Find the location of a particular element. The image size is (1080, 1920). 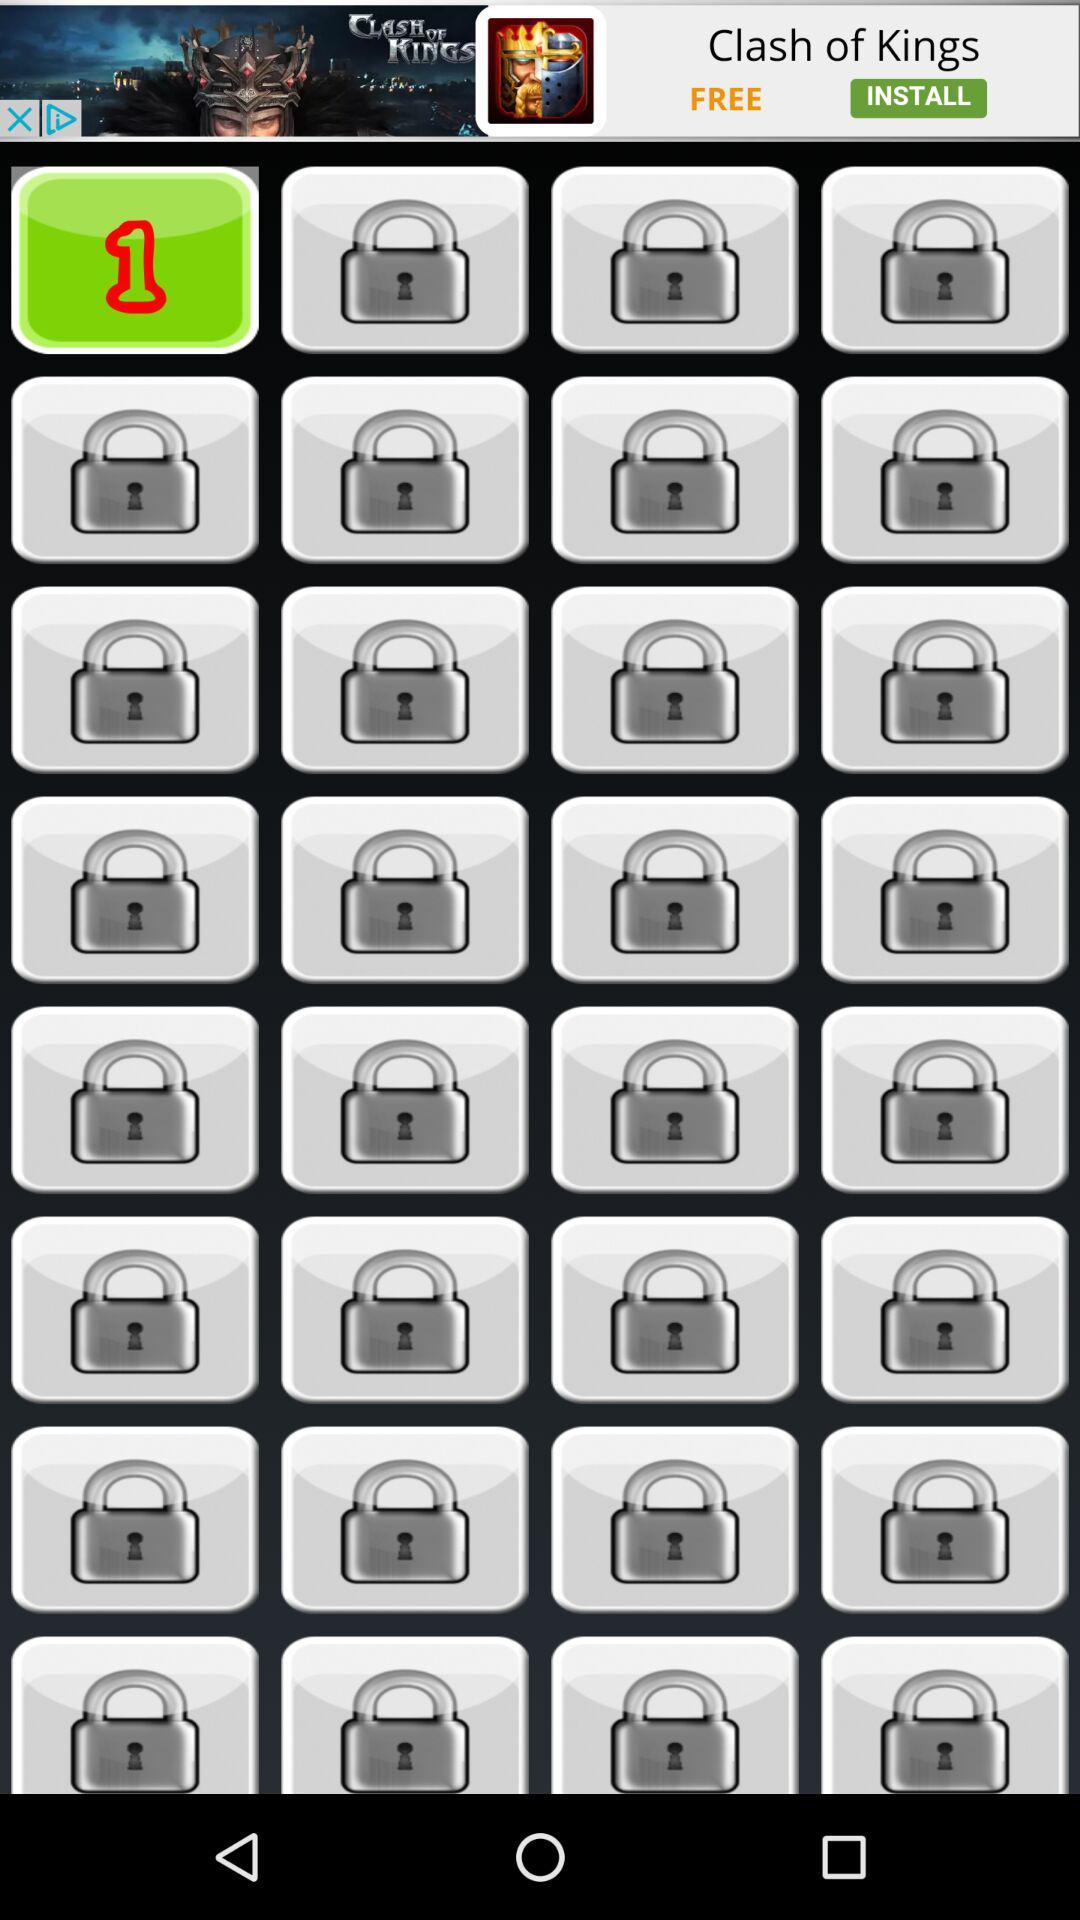

open locked app is located at coordinates (945, 1099).